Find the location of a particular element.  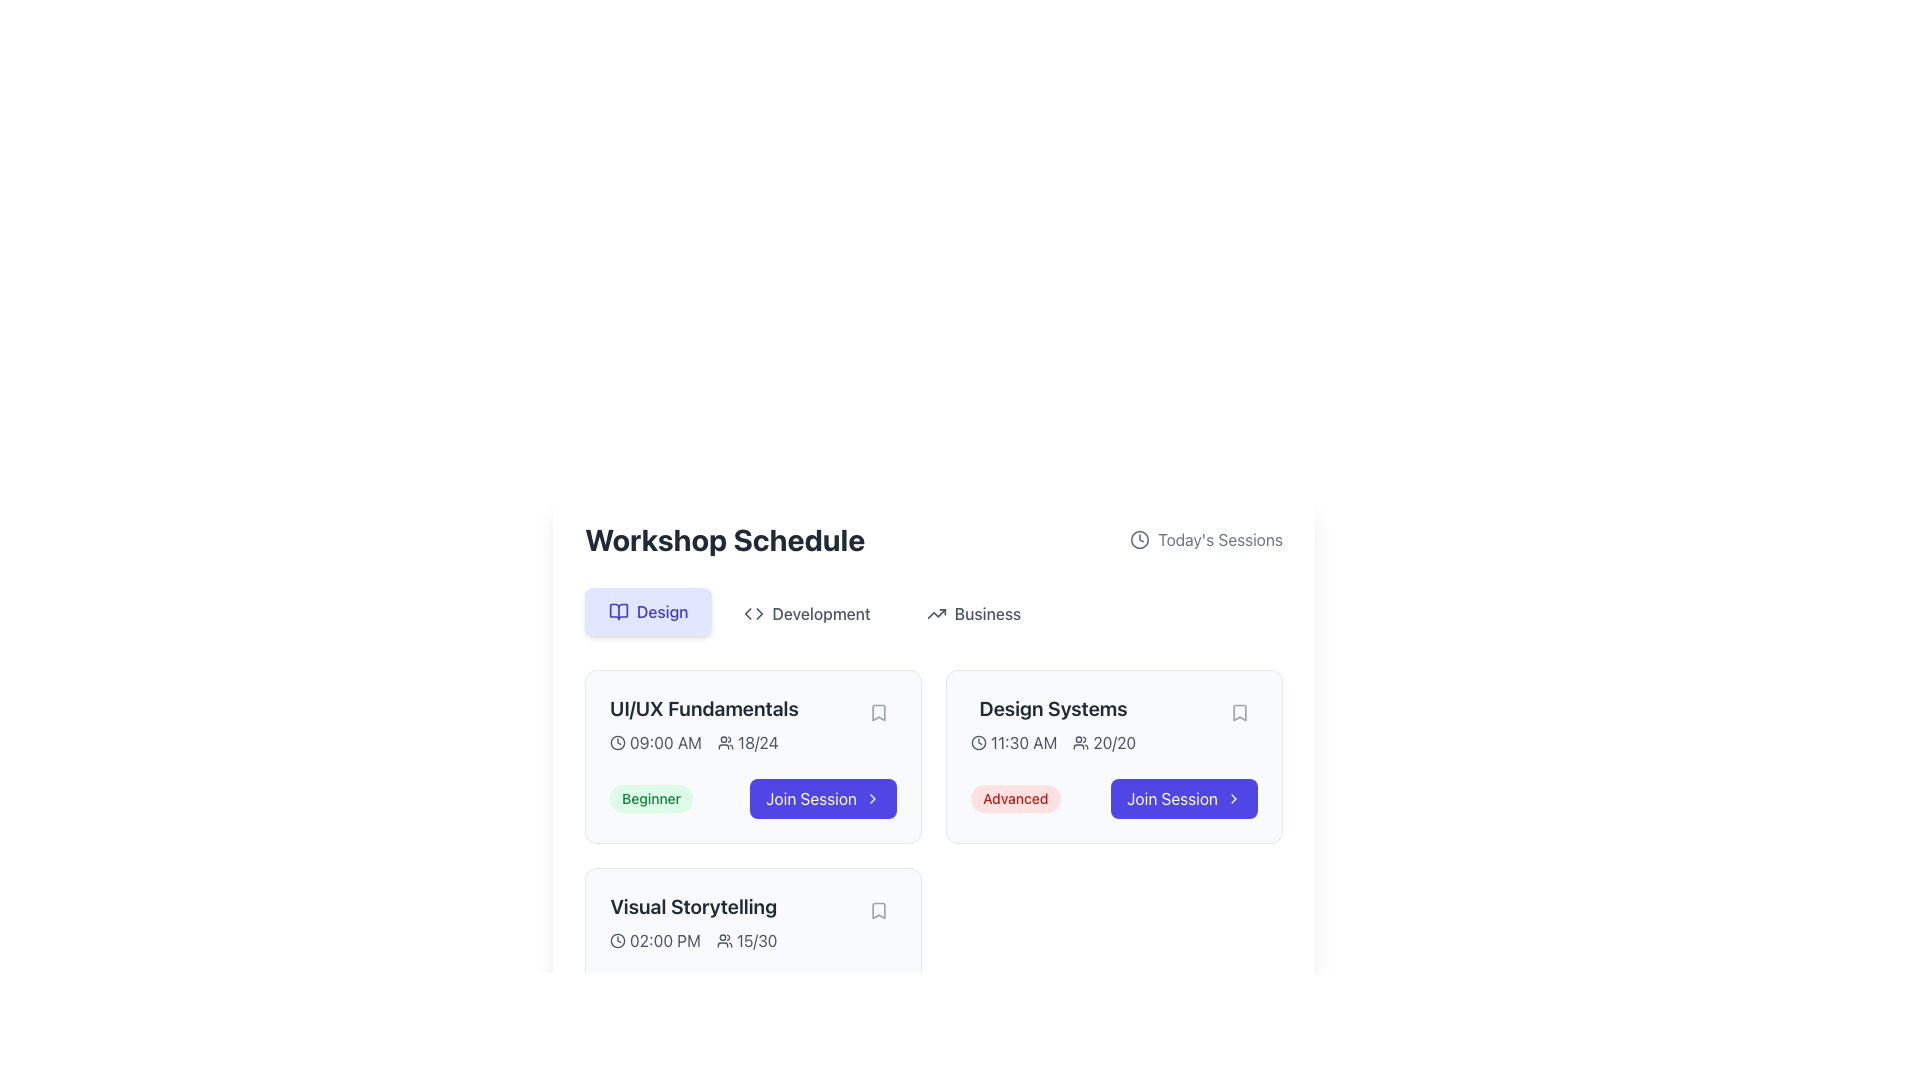

the small bookmark icon with a gray outline located at the top-right corner of the 'UI/UX Fundamentals' workshop card is located at coordinates (878, 712).